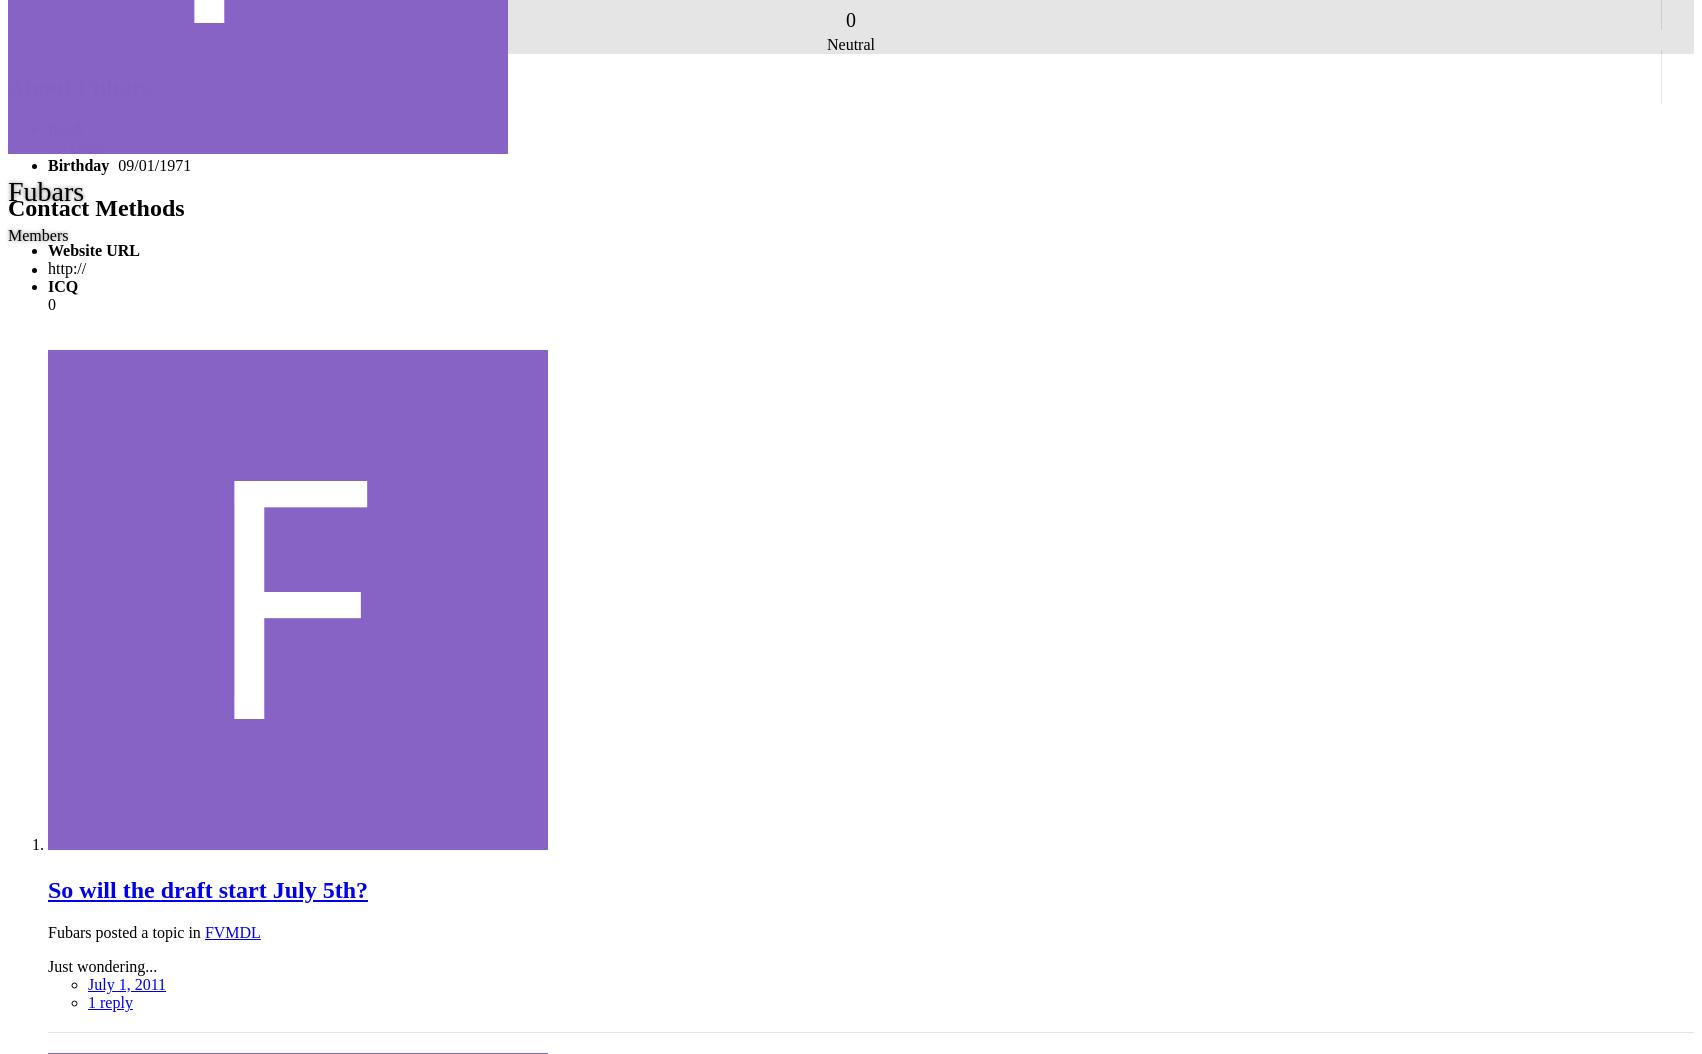 The width and height of the screenshot is (1702, 1054). I want to click on 'So will the draft start July 5th?', so click(206, 889).